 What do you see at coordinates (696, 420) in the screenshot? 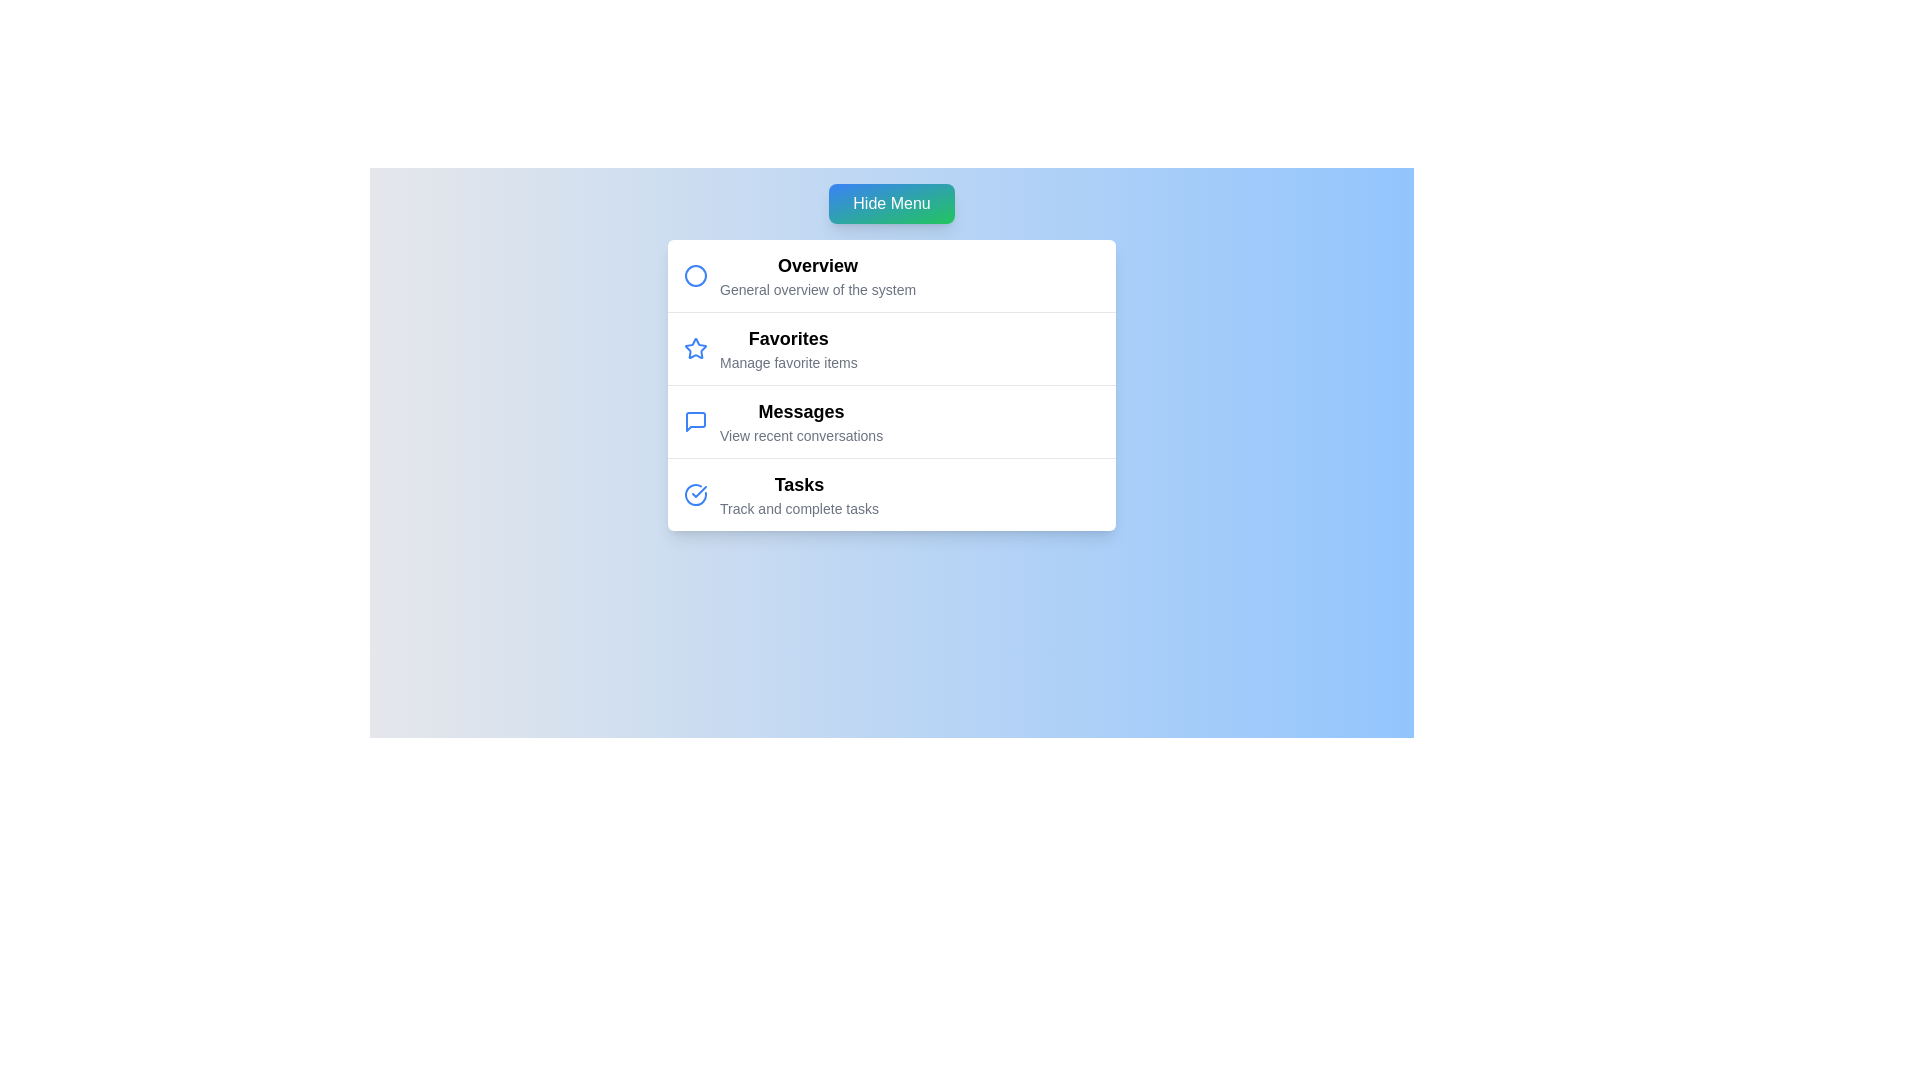
I see `the menu item icon corresponding to Messages` at bounding box center [696, 420].